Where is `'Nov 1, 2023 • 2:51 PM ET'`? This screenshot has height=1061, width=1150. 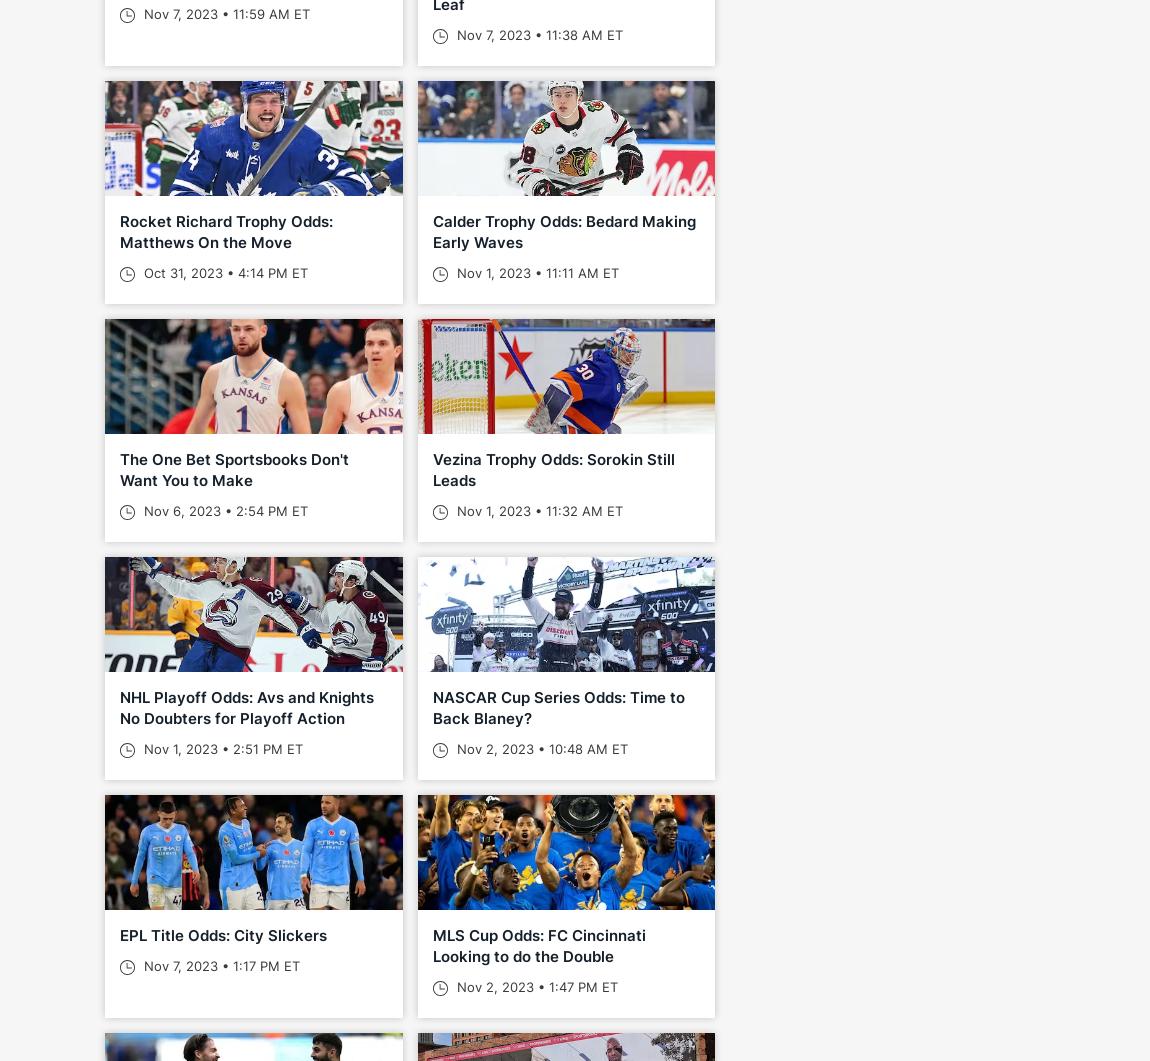 'Nov 1, 2023 • 2:51 PM ET' is located at coordinates (220, 748).